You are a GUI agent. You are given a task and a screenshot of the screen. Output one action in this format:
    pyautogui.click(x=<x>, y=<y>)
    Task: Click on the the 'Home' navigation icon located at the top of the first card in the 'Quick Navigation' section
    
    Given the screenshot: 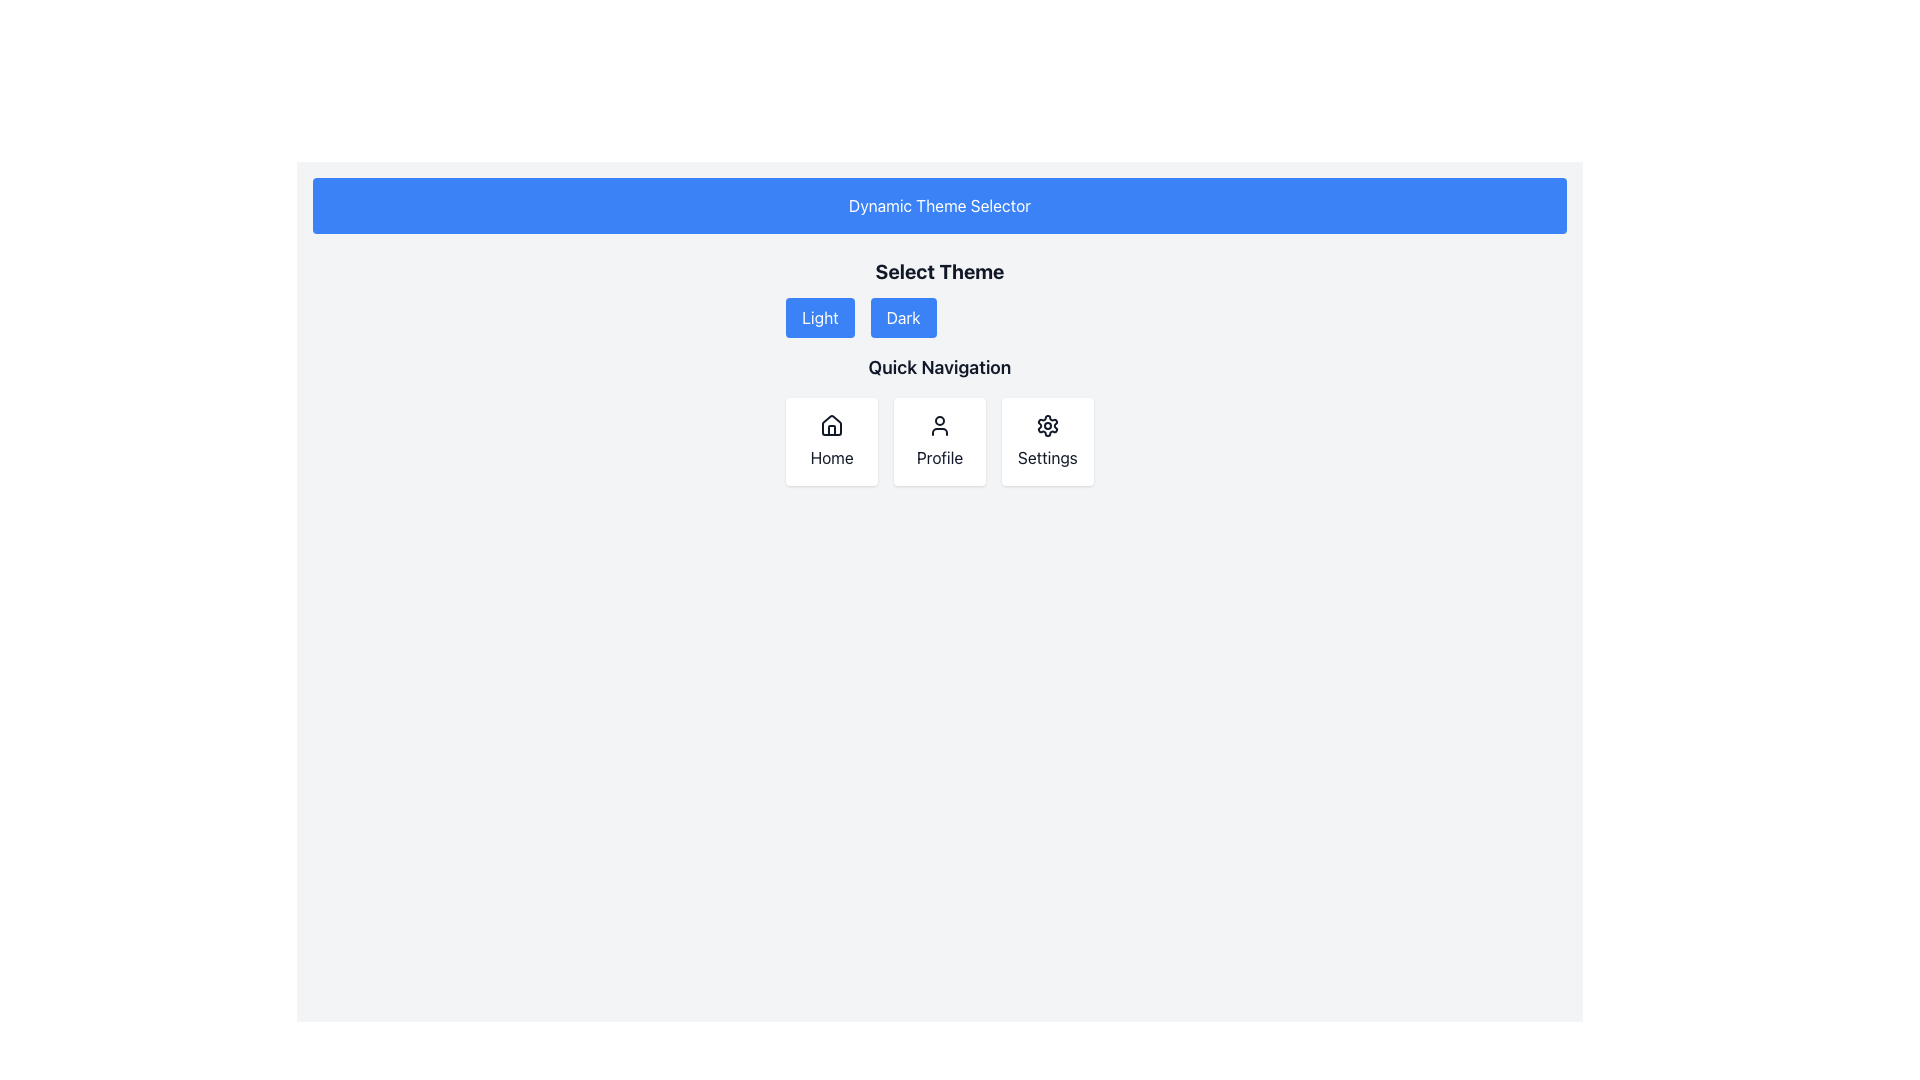 What is the action you would take?
    pyautogui.click(x=831, y=423)
    